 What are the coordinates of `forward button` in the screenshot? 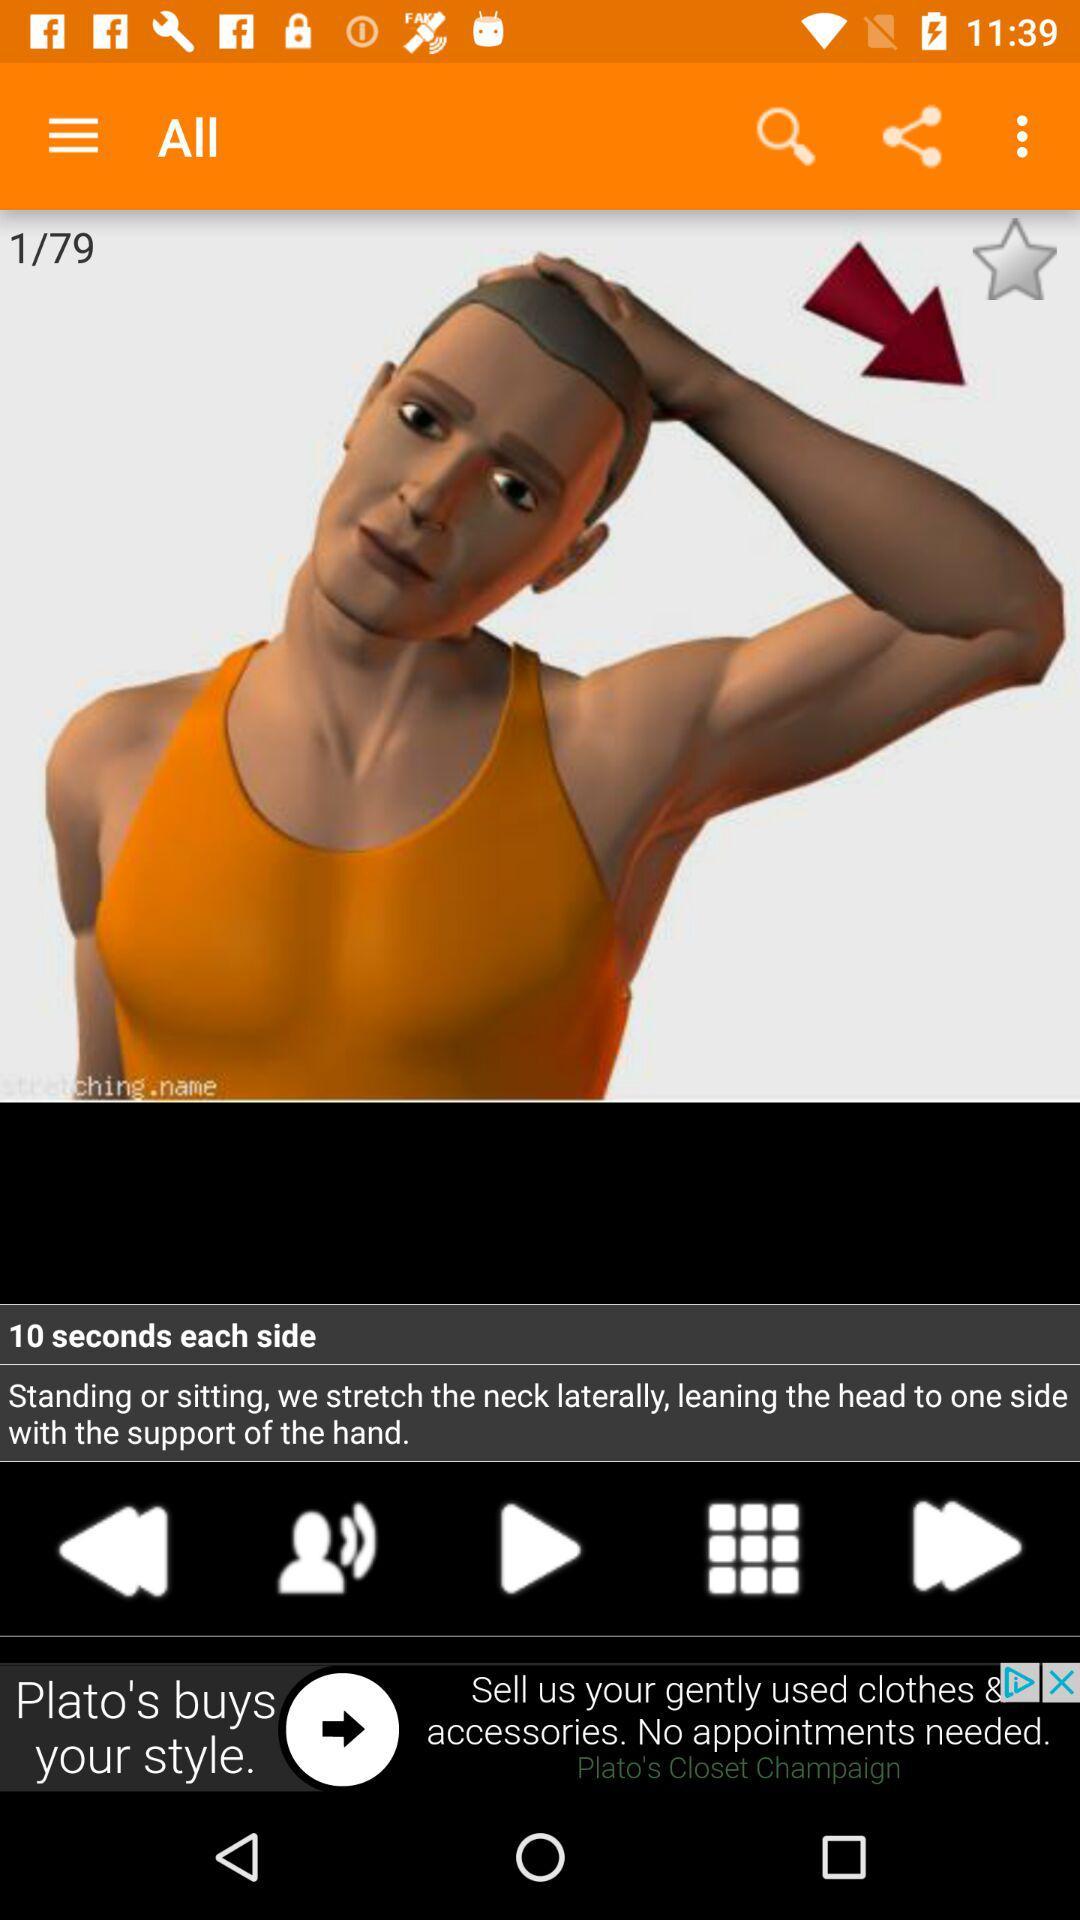 It's located at (964, 1548).